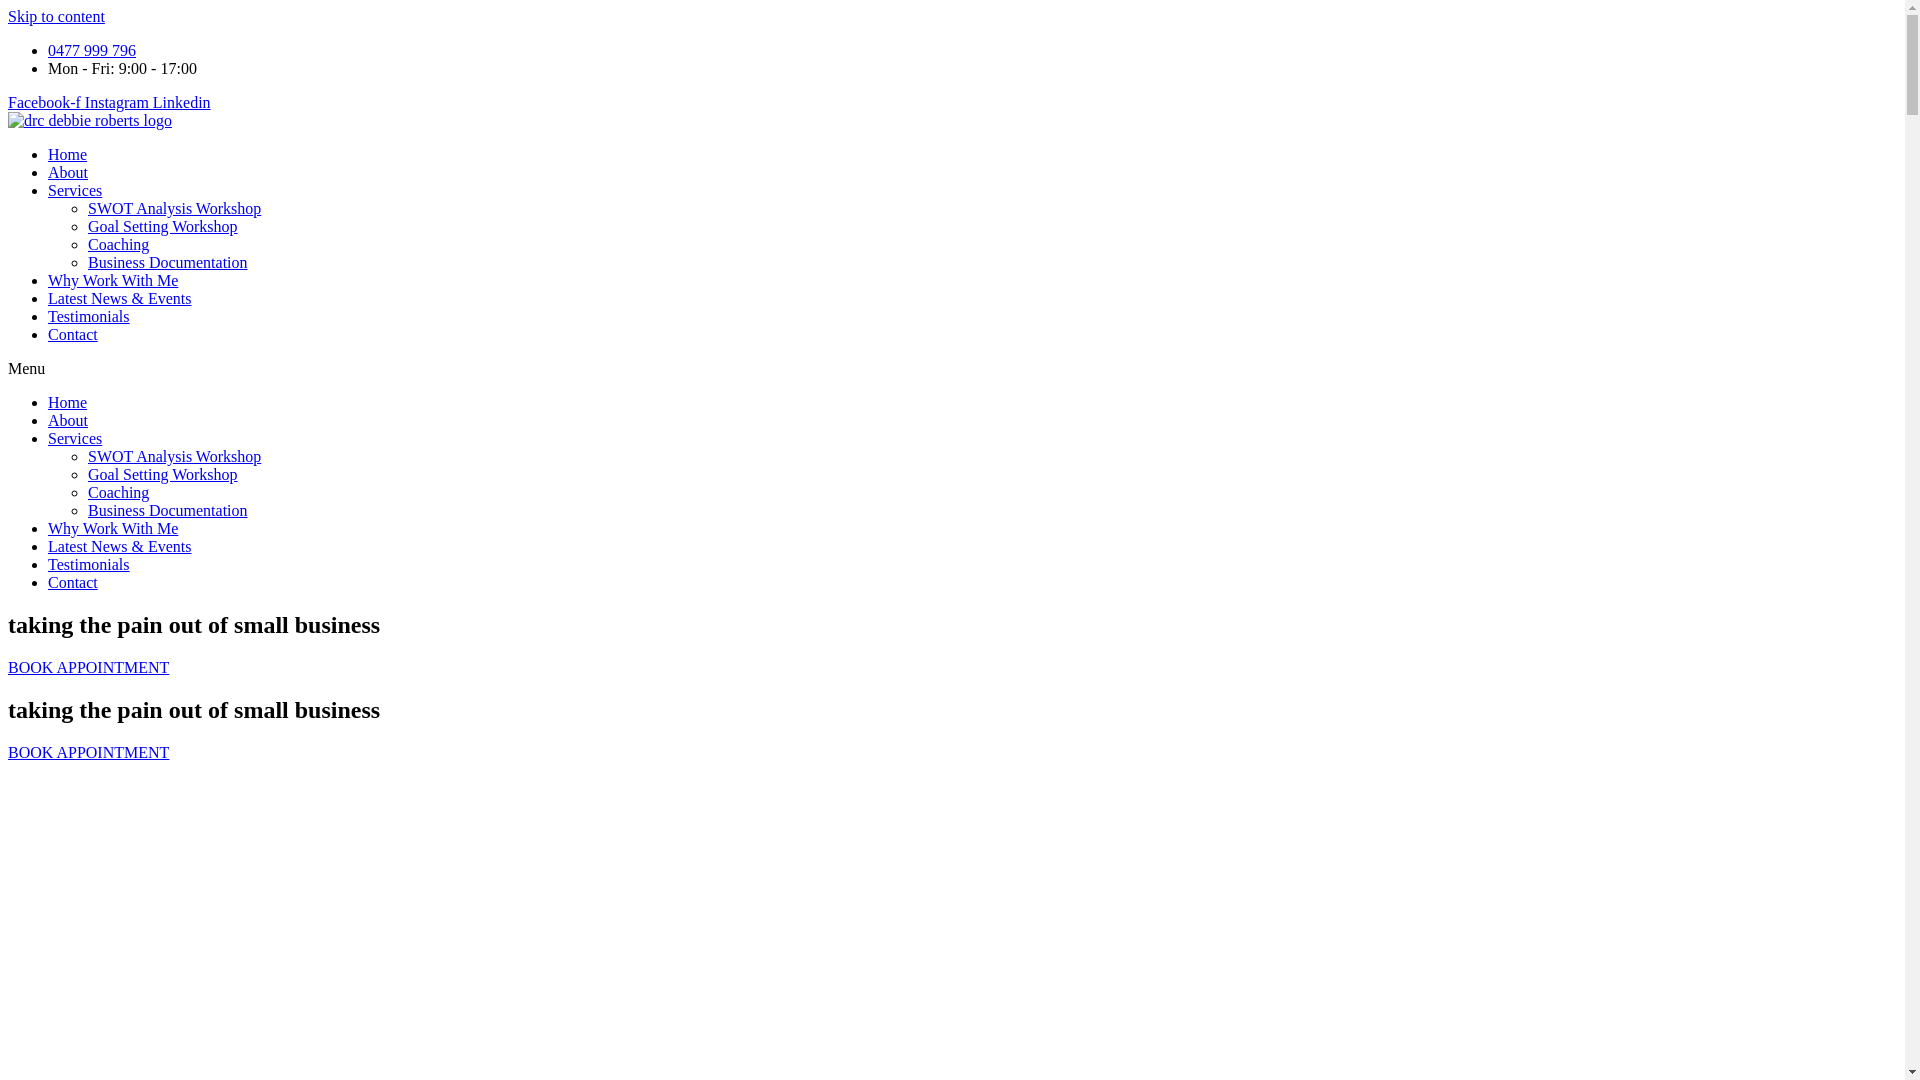 Image resolution: width=1920 pixels, height=1080 pixels. I want to click on 'Skip to content', so click(56, 16).